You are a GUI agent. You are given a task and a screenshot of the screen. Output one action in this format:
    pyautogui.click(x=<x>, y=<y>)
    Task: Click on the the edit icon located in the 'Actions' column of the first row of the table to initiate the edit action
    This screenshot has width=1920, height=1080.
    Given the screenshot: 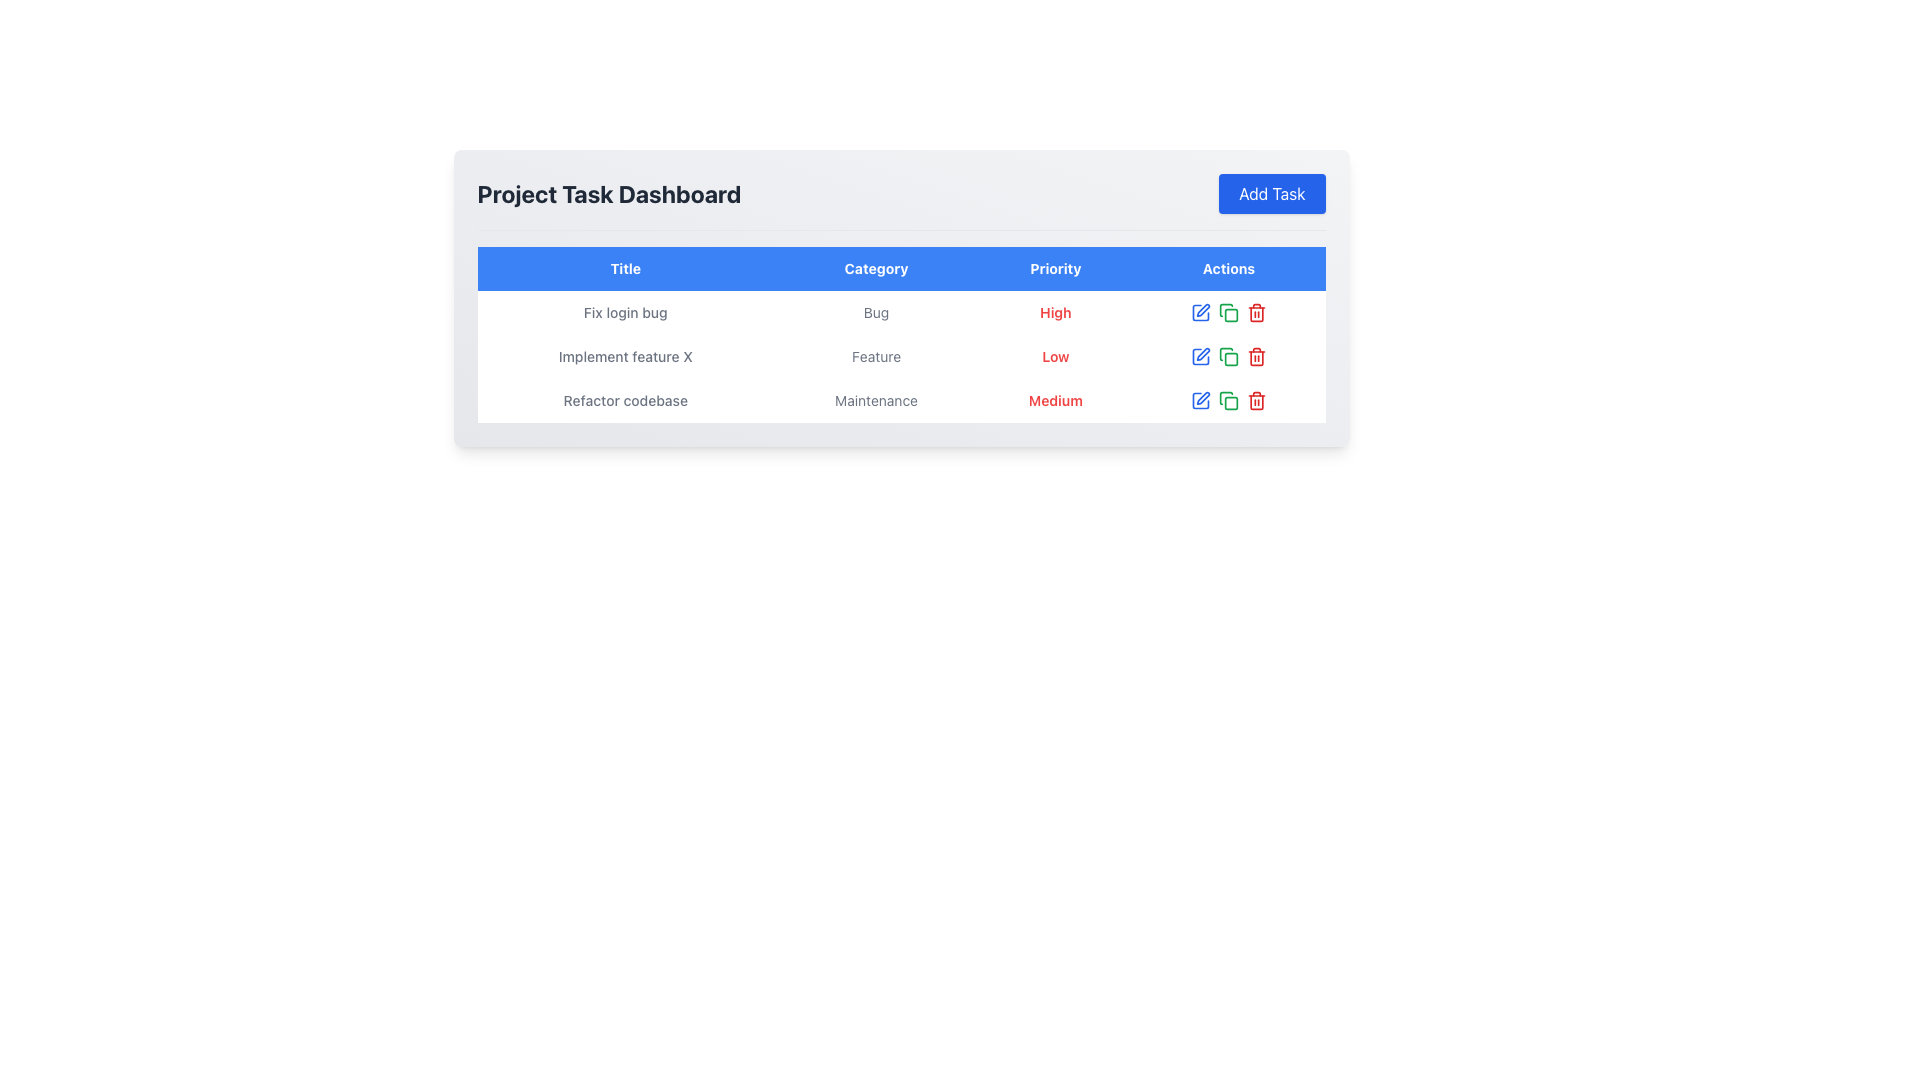 What is the action you would take?
    pyautogui.click(x=1202, y=310)
    